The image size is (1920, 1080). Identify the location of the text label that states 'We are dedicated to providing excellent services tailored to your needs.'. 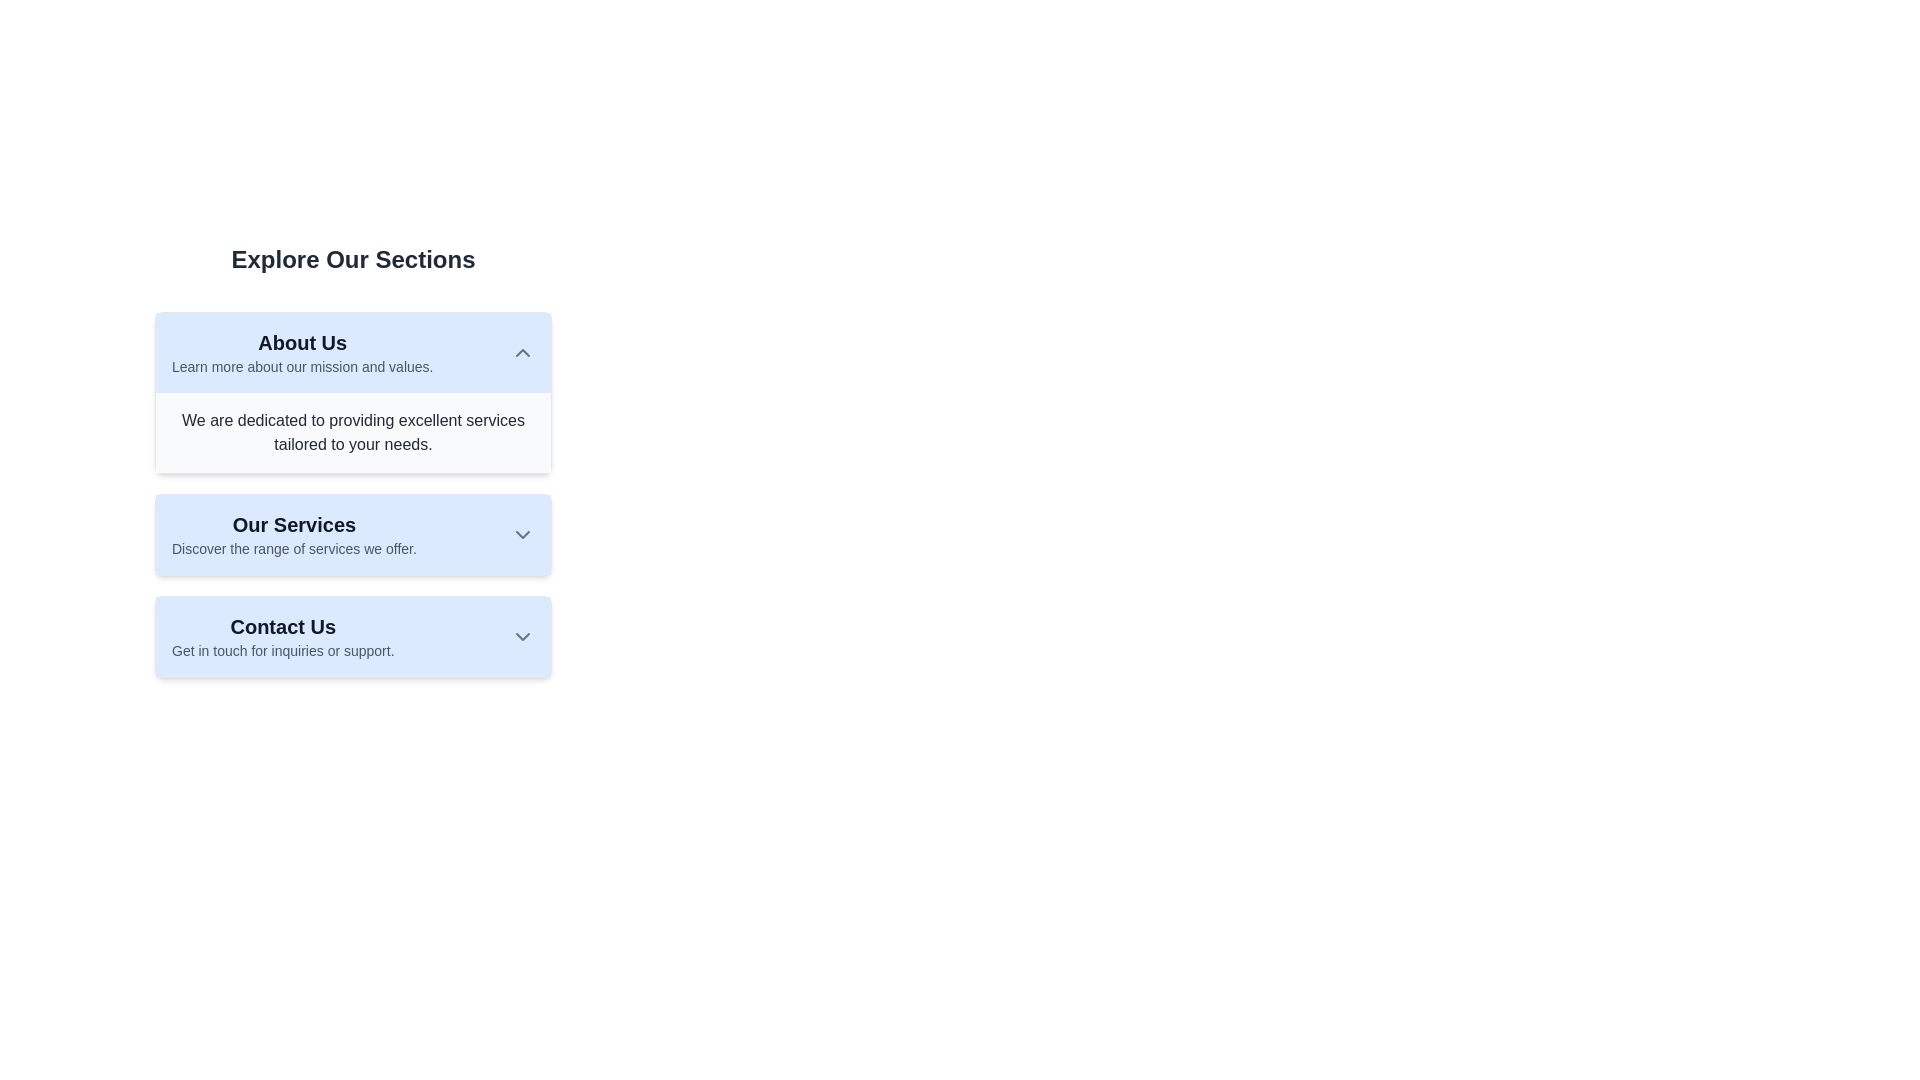
(353, 431).